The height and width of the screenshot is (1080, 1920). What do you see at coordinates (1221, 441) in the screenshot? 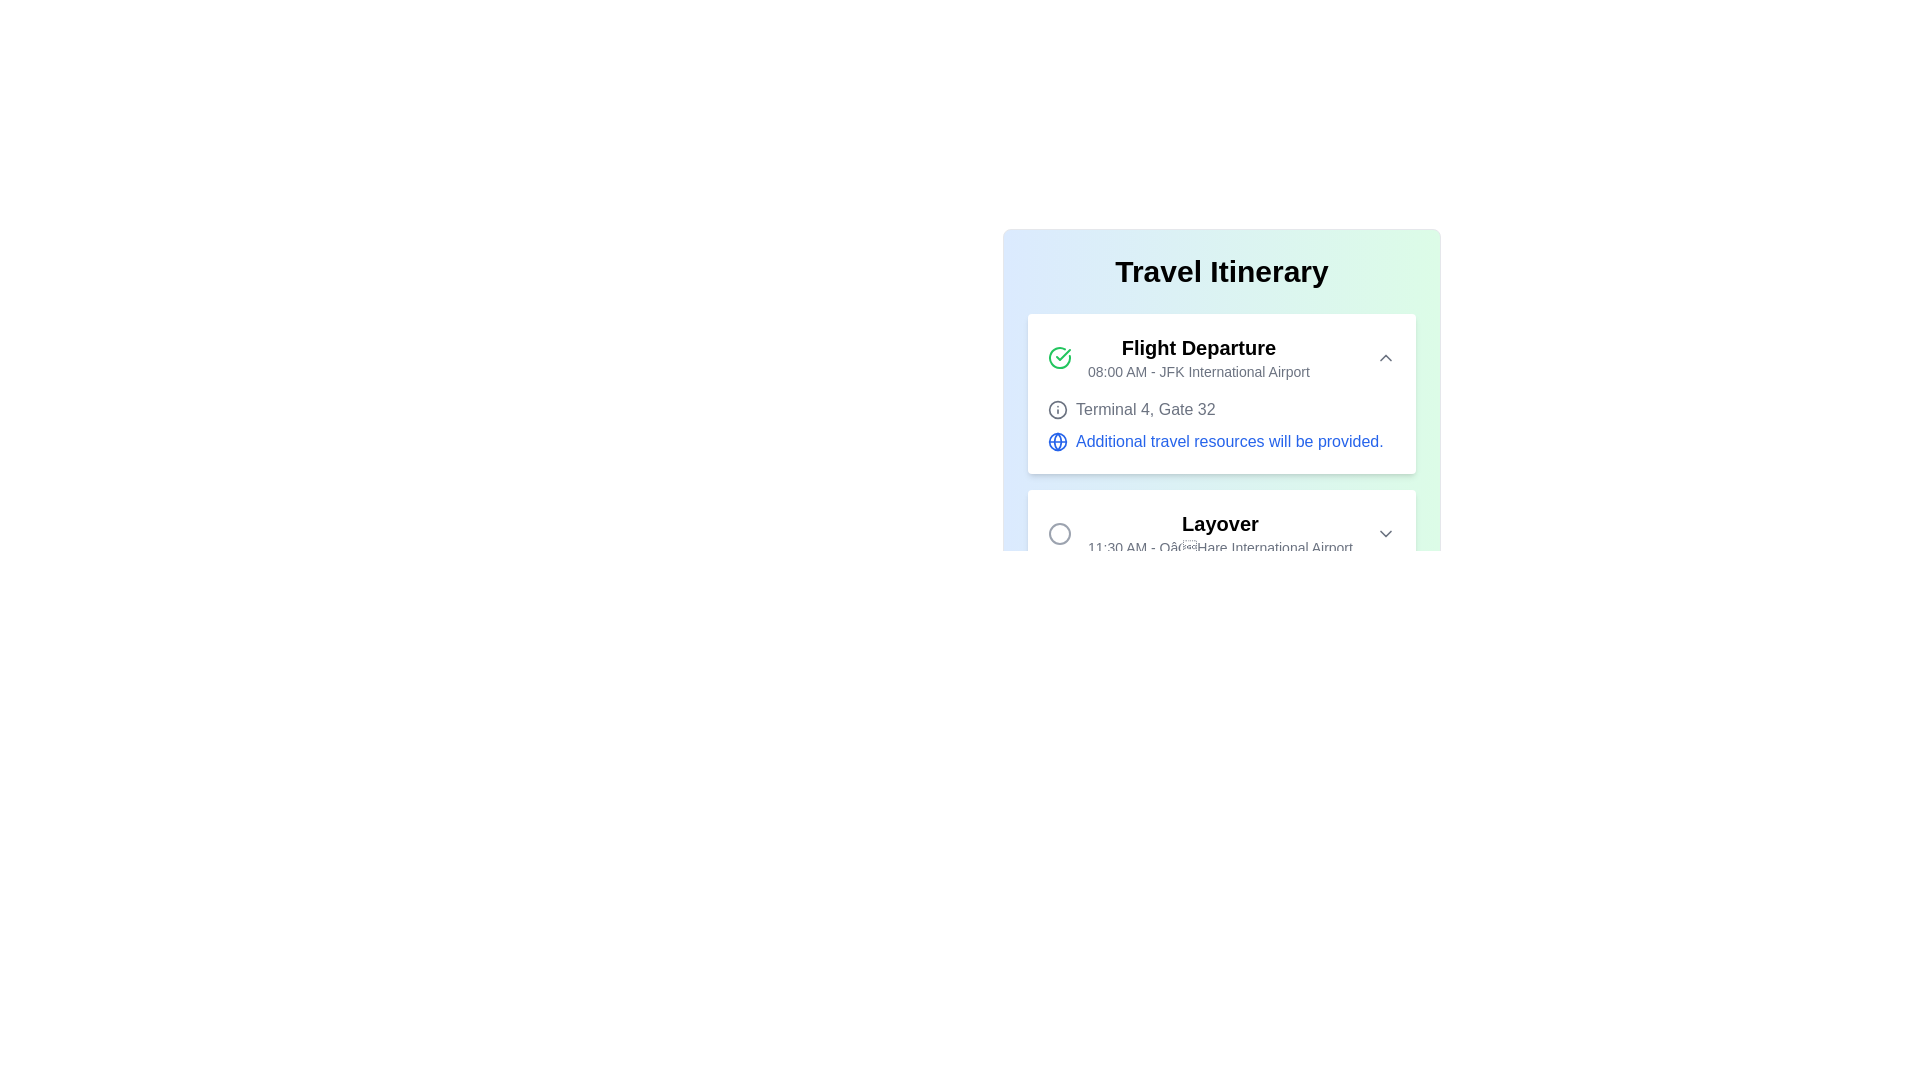
I see `the text 'Additional travel resources will be provided.' with a blue styling and a globe icon on its left, located below 'Terminal 4, Gate 32'` at bounding box center [1221, 441].